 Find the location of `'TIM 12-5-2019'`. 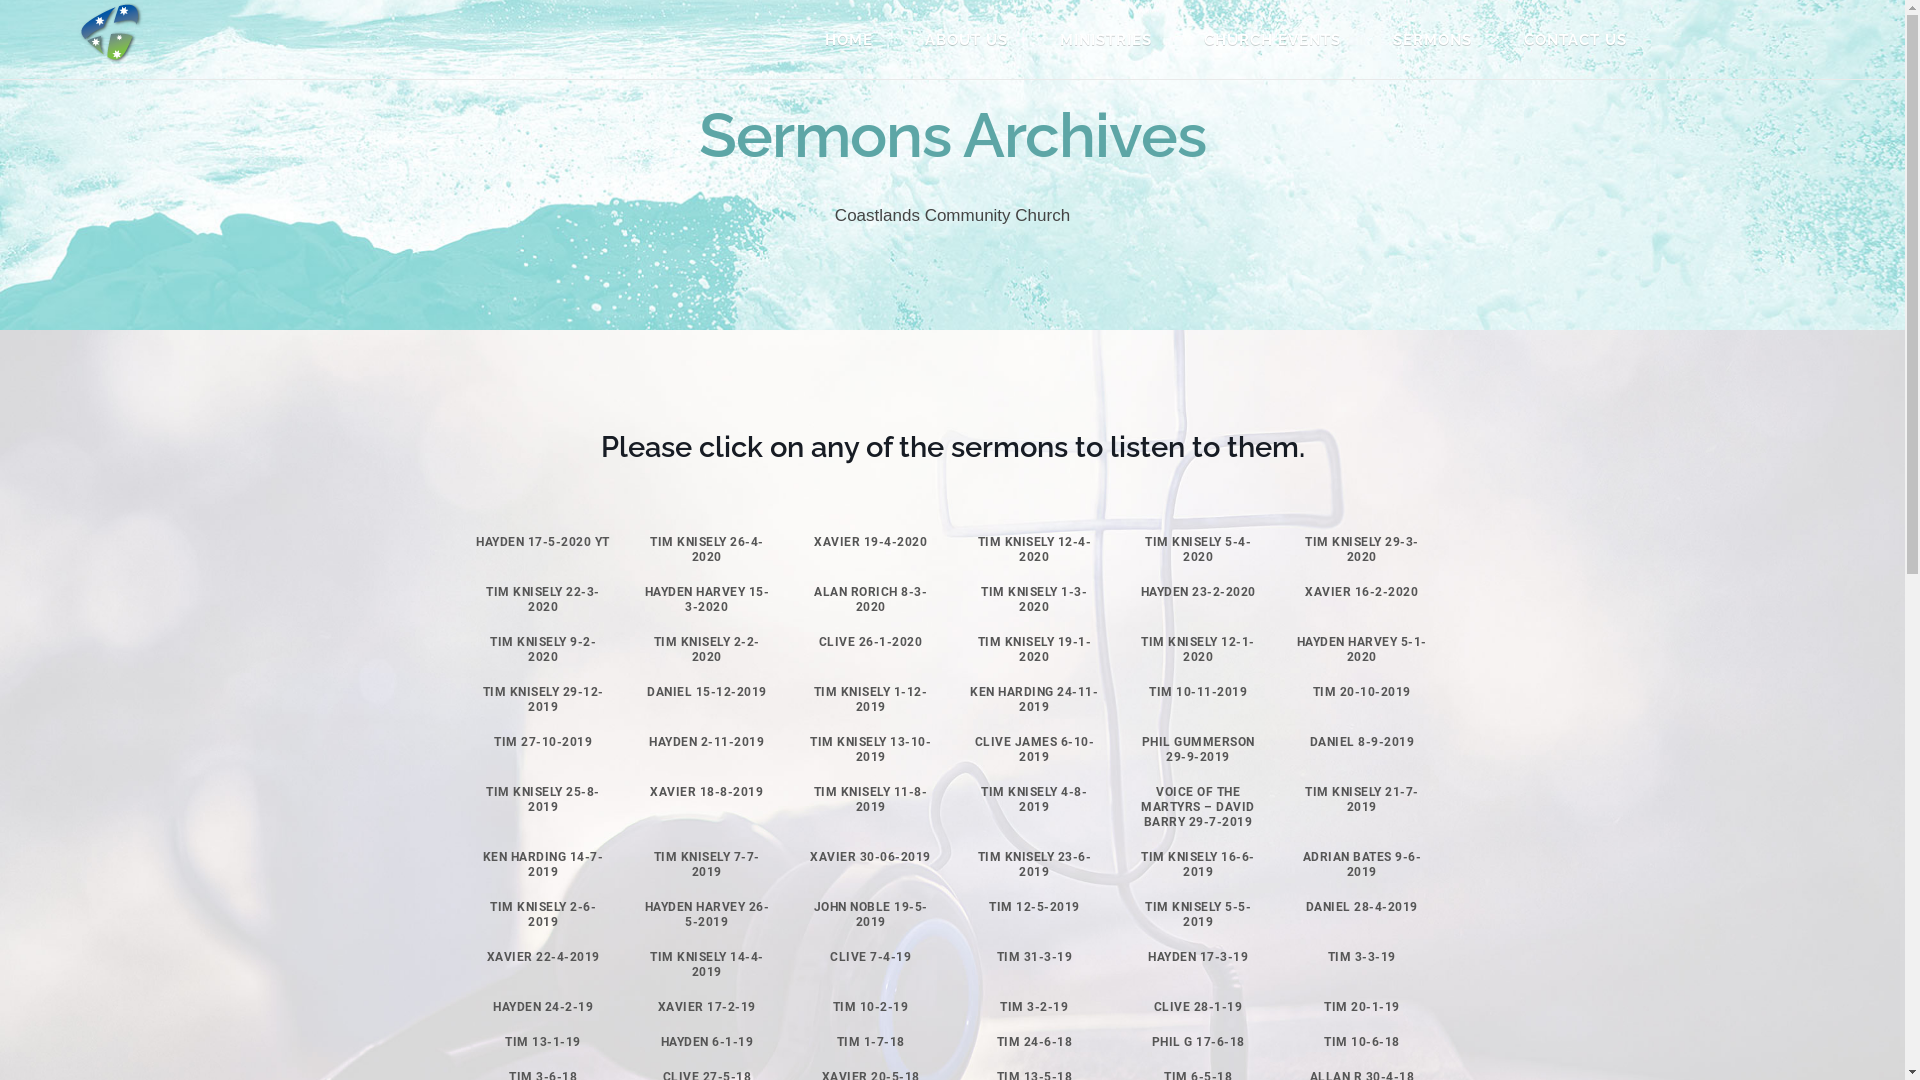

'TIM 12-5-2019' is located at coordinates (1034, 906).